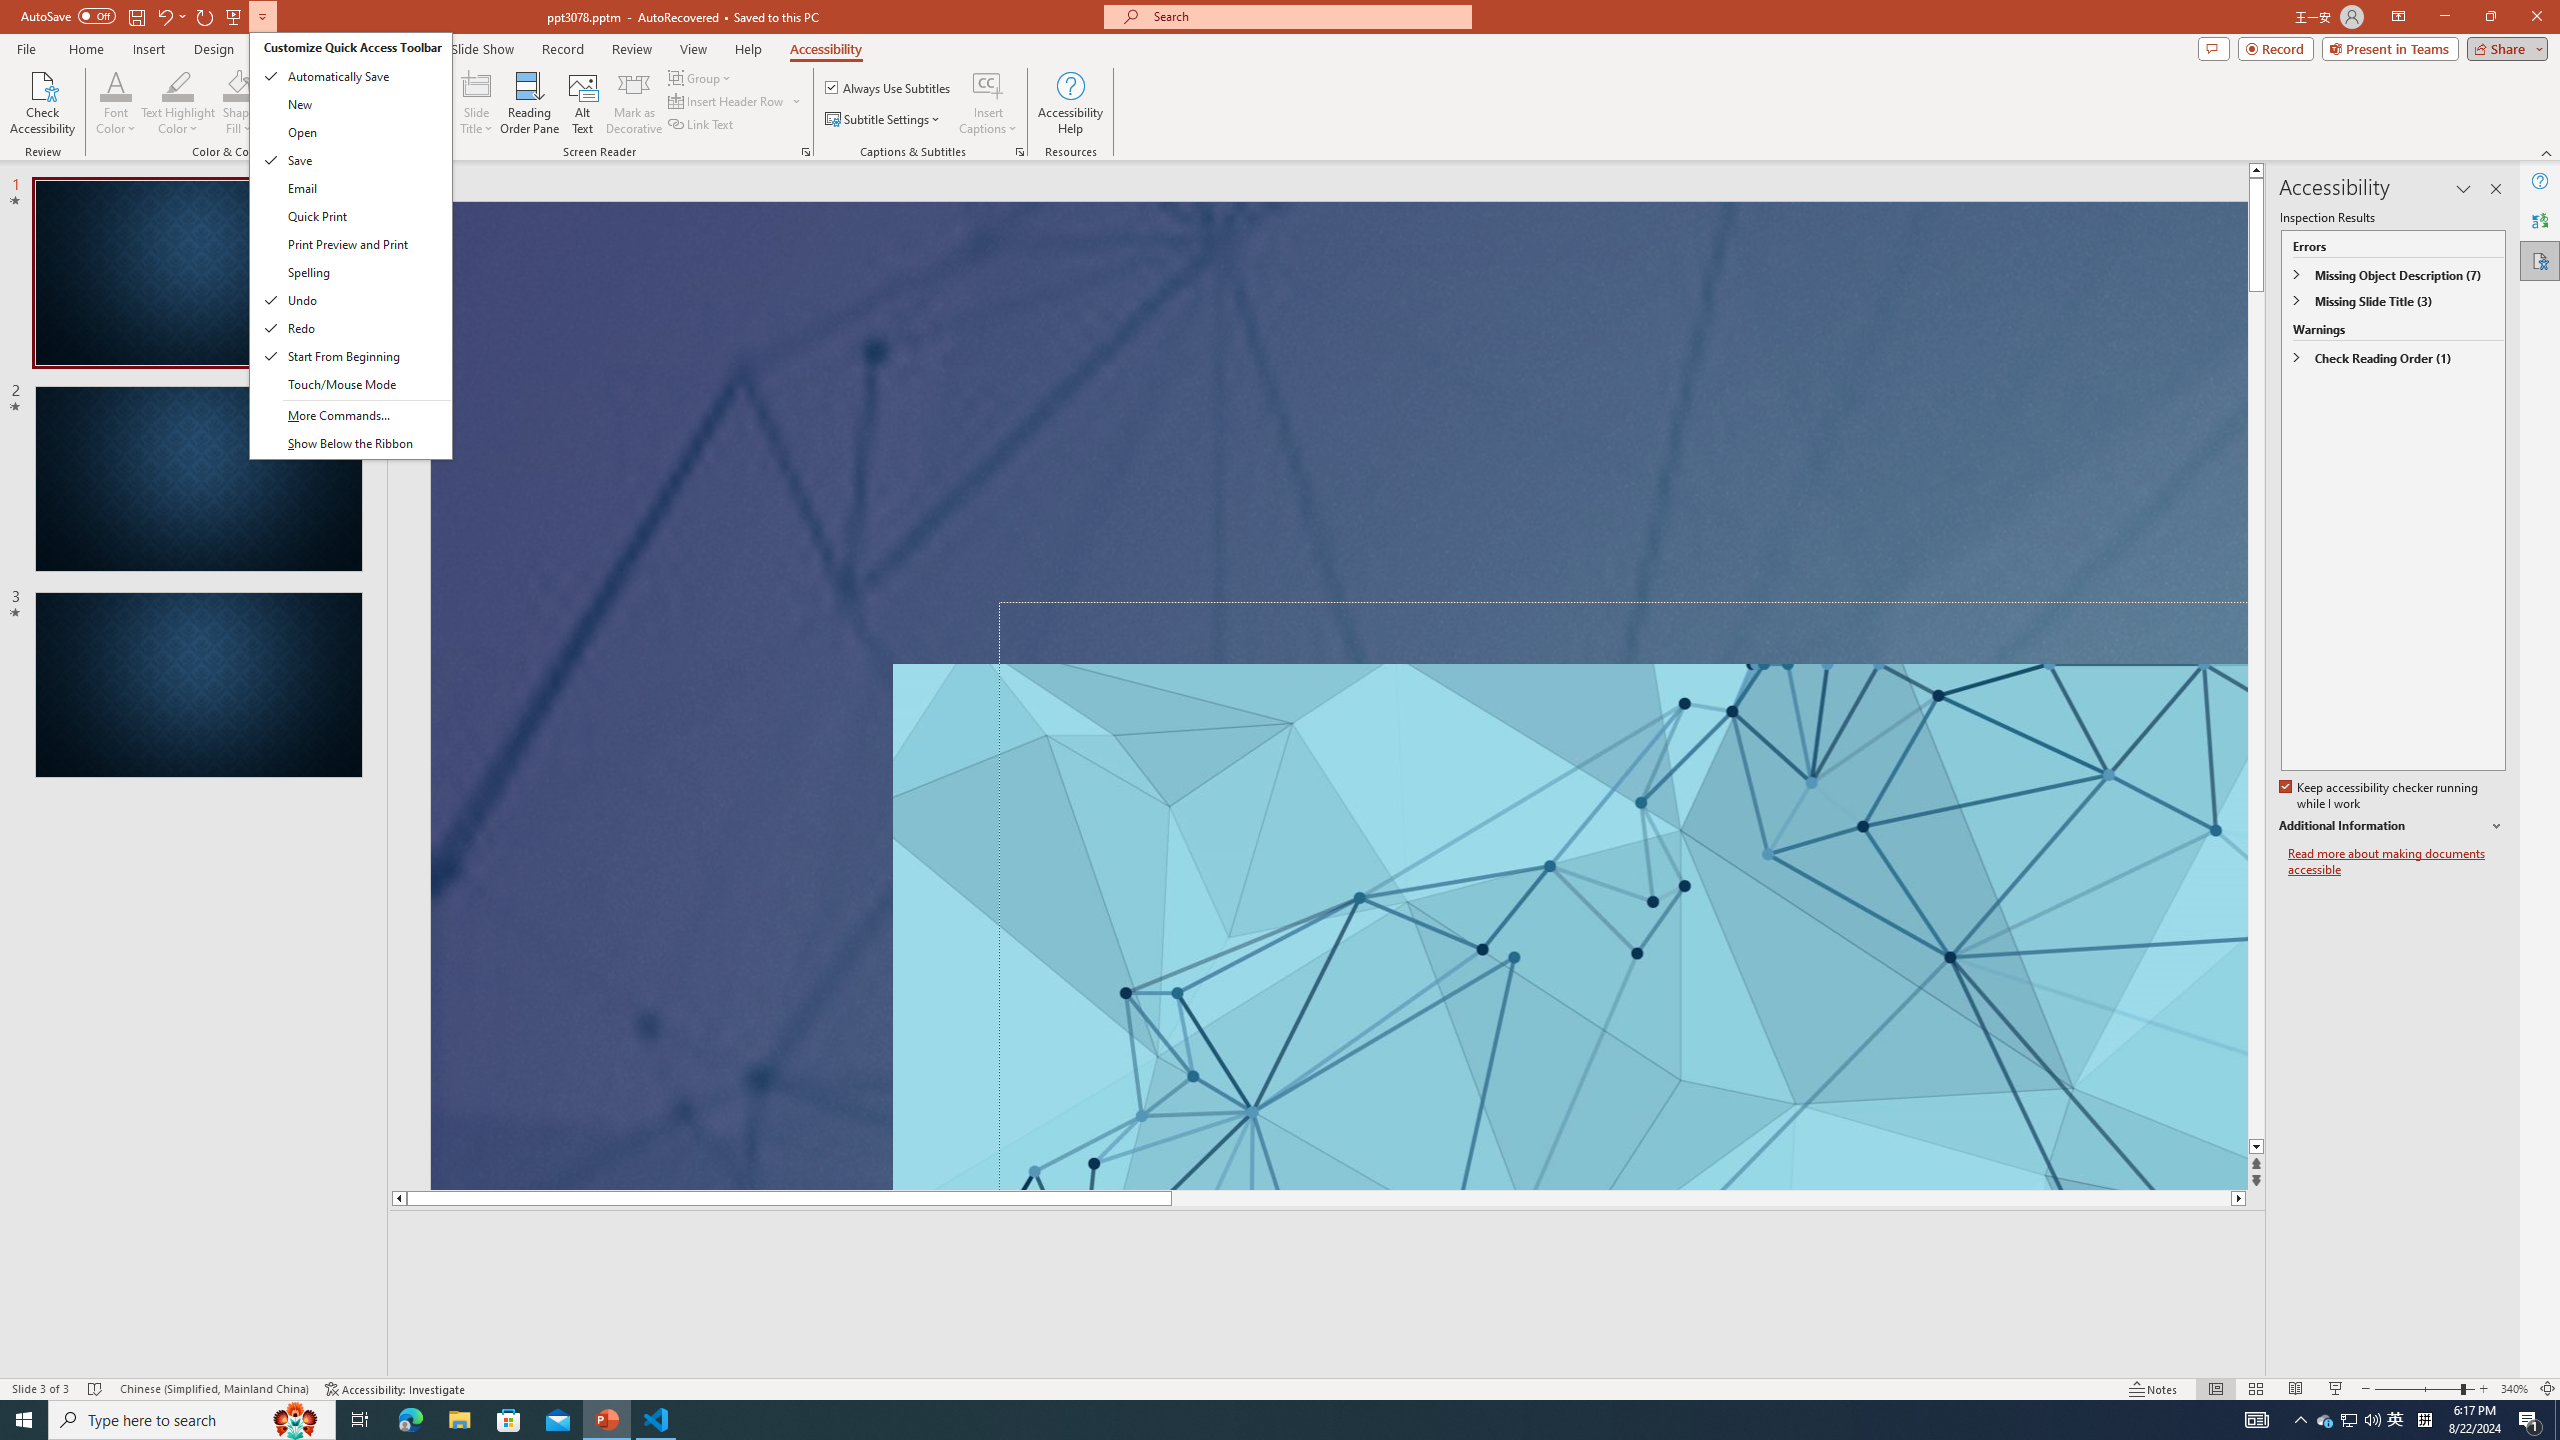 The height and width of the screenshot is (1440, 2560). I want to click on 'Slide Title', so click(476, 84).